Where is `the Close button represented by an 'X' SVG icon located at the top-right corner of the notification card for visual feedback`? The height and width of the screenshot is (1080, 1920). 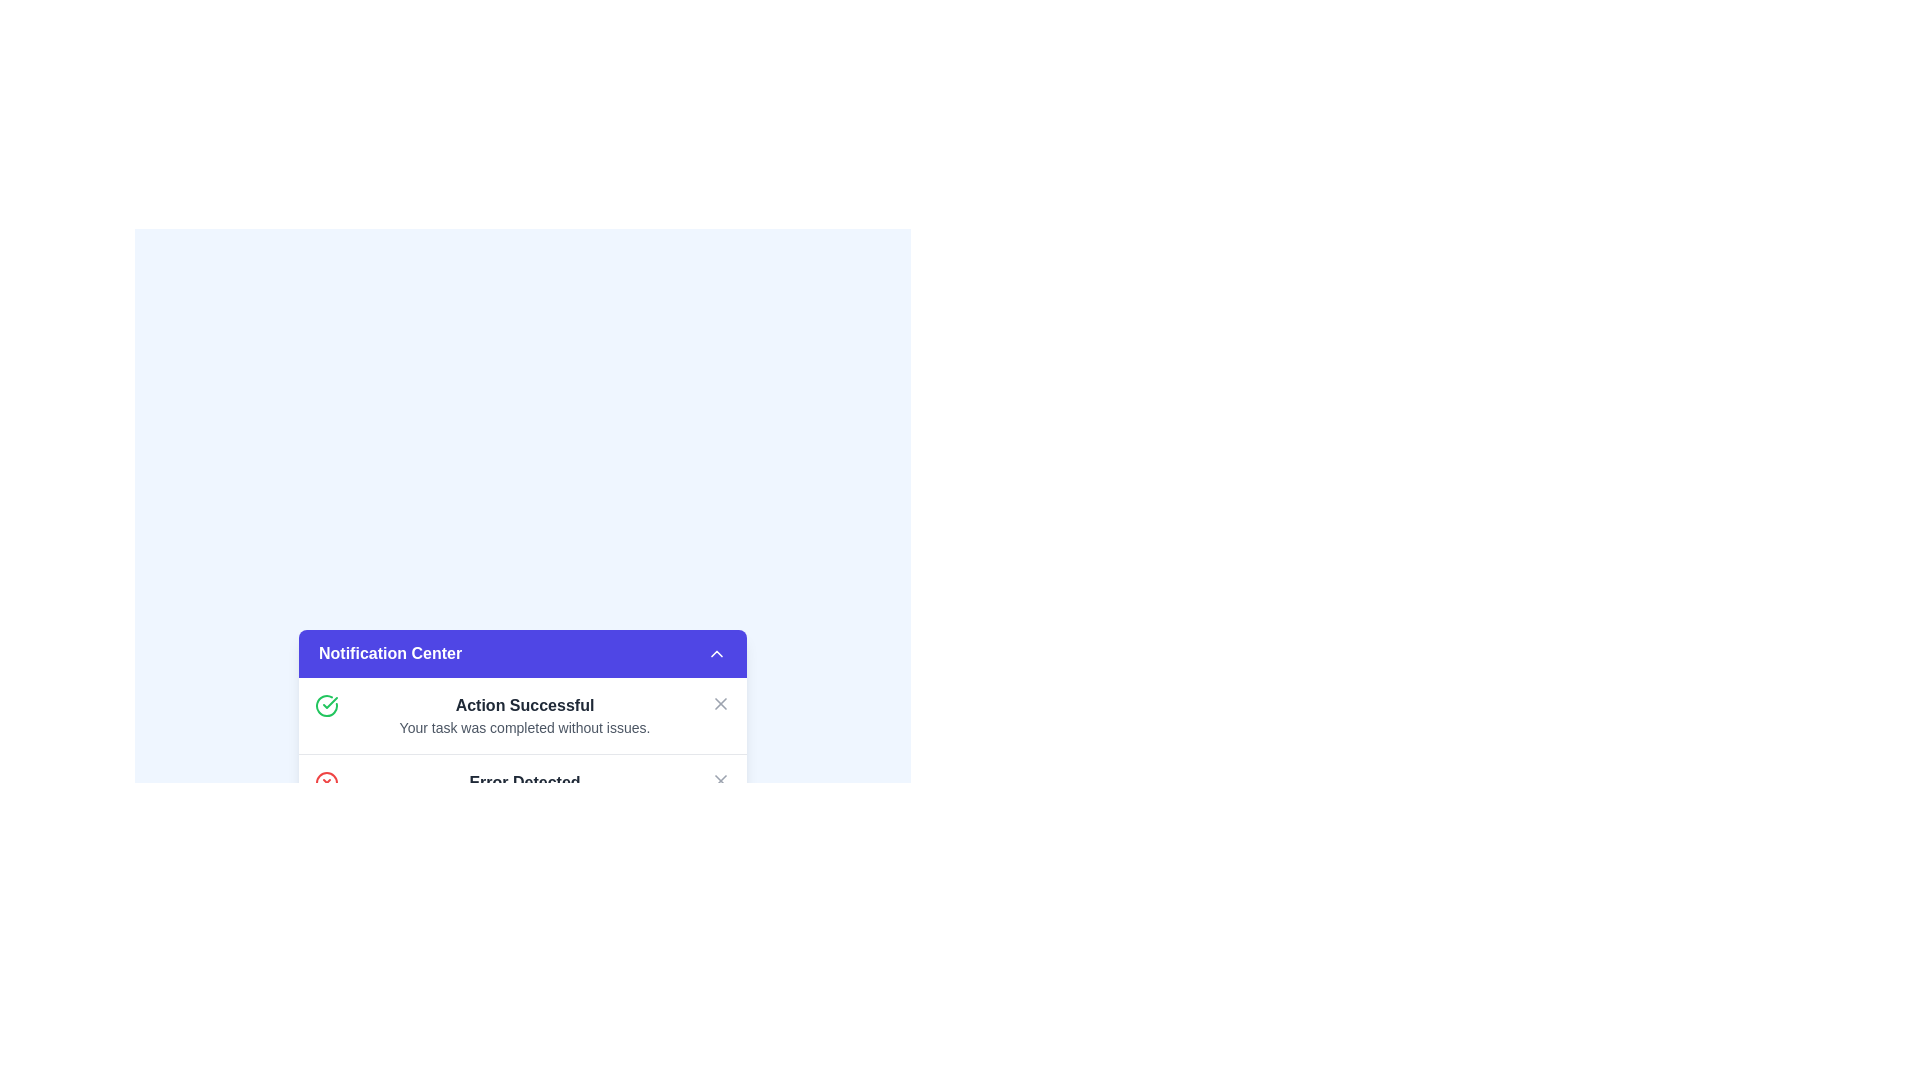 the Close button represented by an 'X' SVG icon located at the top-right corner of the notification card for visual feedback is located at coordinates (720, 703).